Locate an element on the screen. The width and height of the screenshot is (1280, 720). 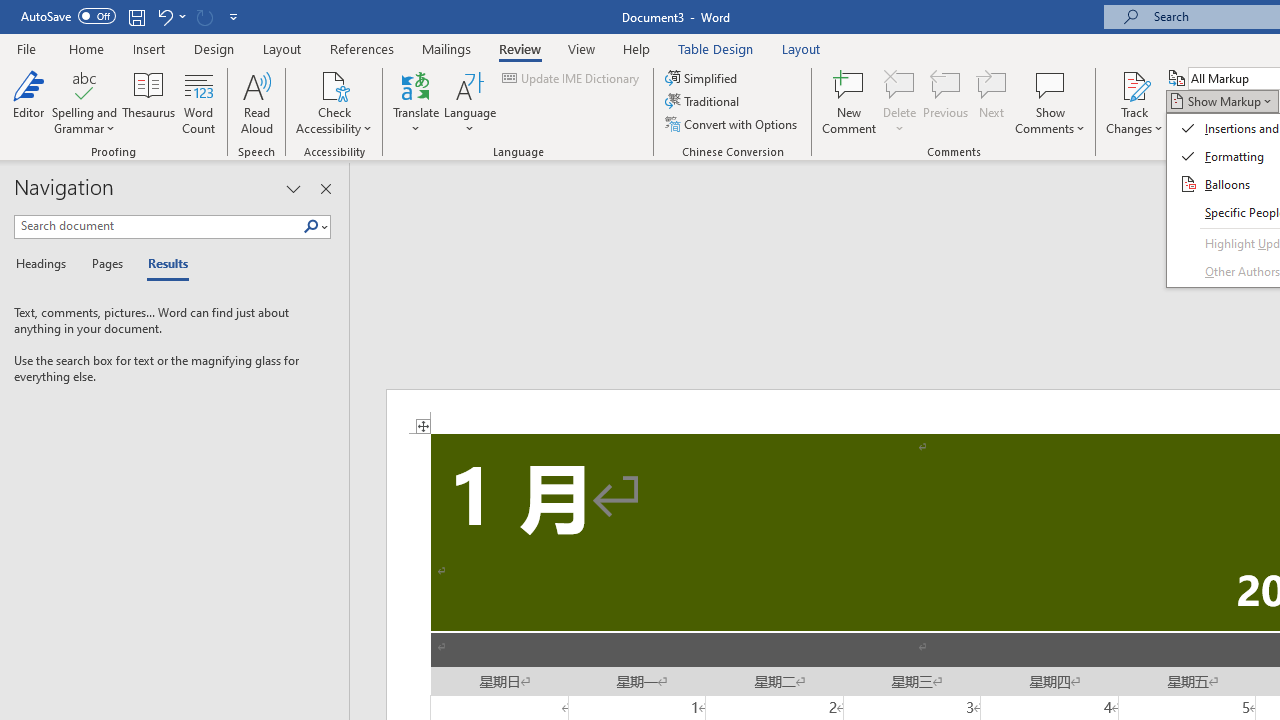
'Can' is located at coordinates (204, 16).